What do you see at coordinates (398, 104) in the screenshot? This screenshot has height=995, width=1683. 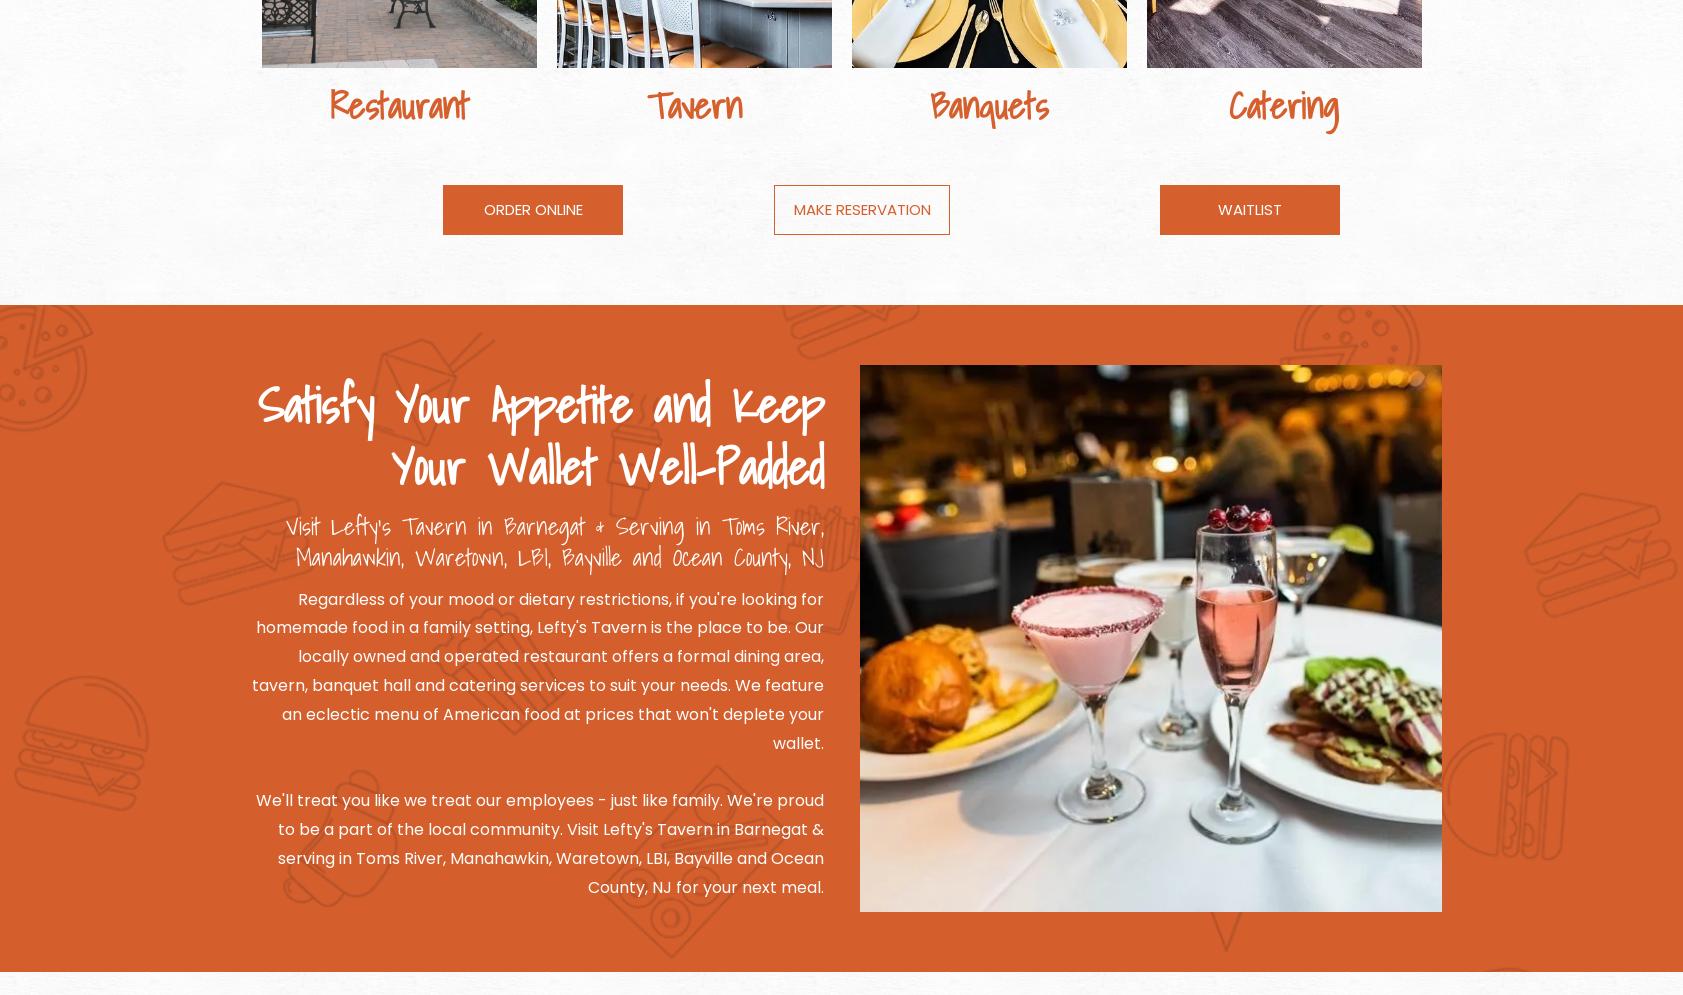 I see `'Restaurant'` at bounding box center [398, 104].